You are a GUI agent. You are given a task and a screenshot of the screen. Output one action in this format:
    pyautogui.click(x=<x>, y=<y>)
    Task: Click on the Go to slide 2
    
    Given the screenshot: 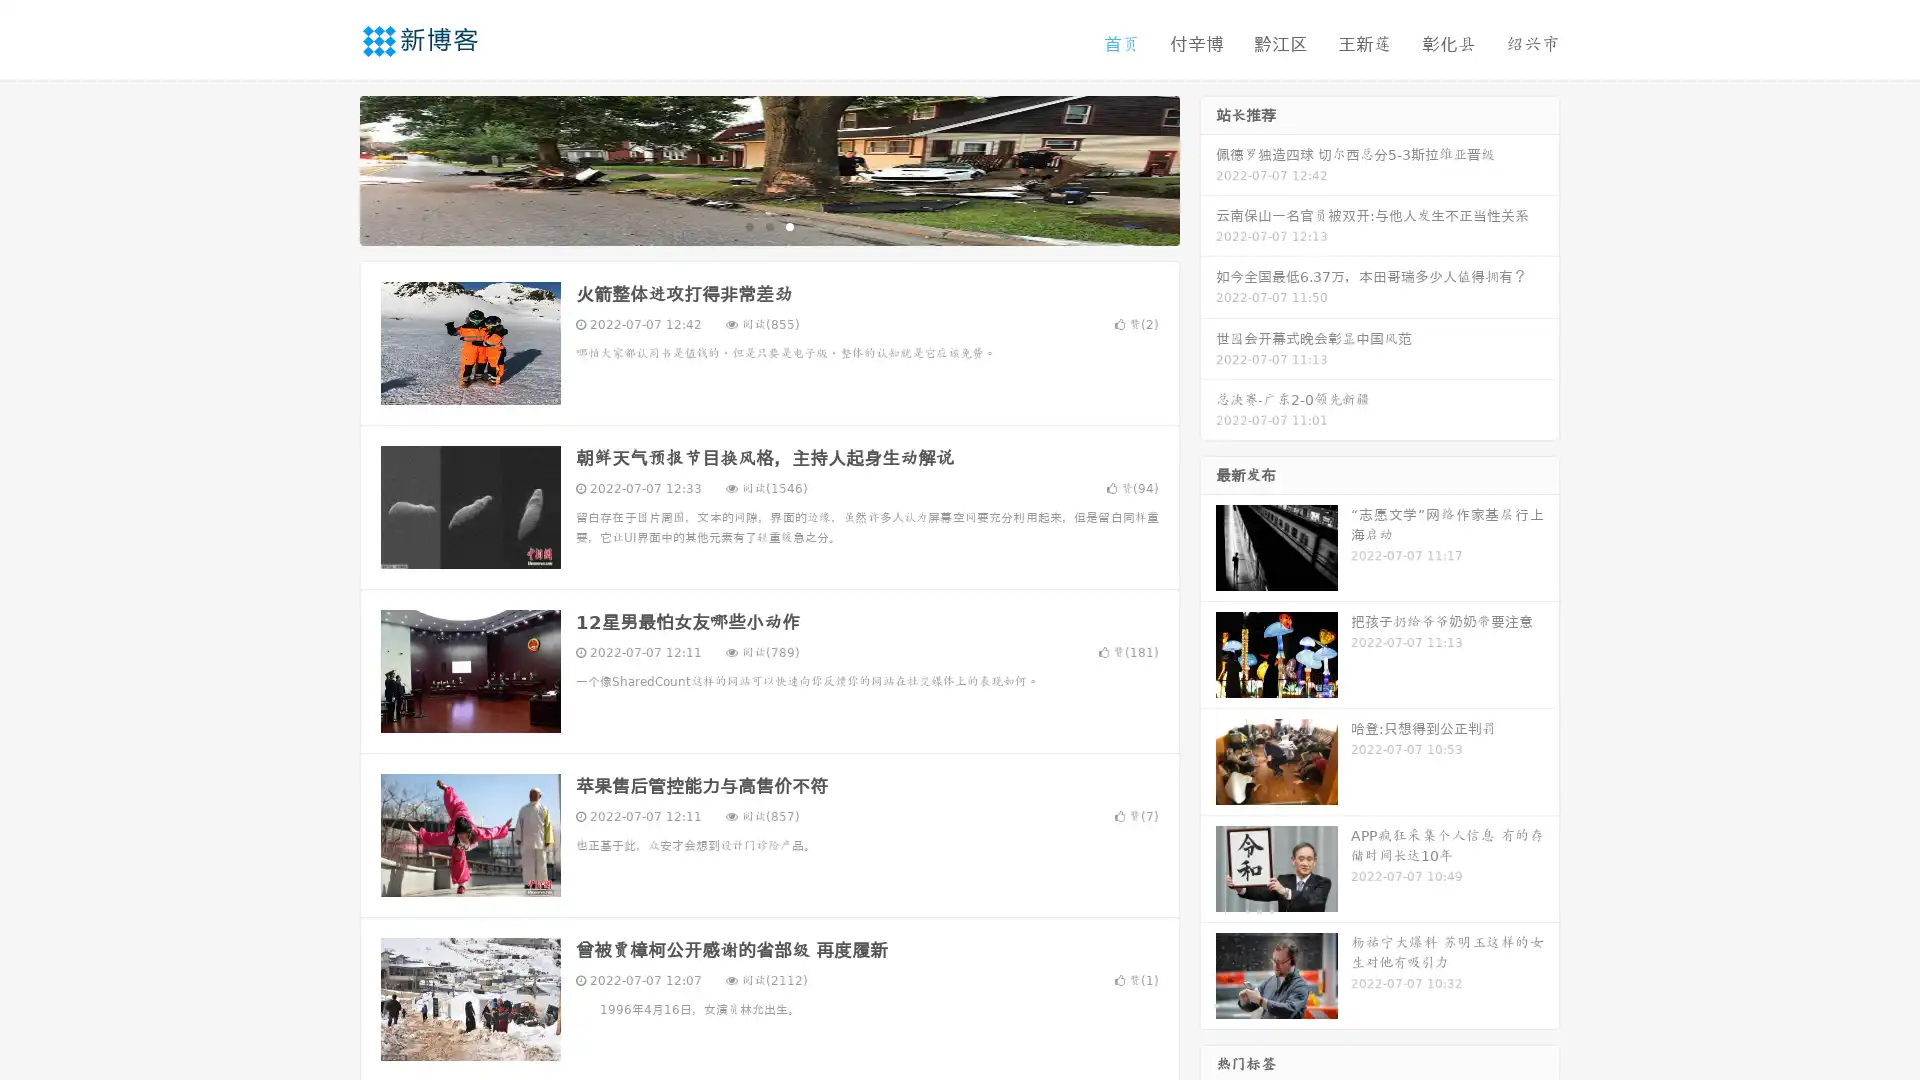 What is the action you would take?
    pyautogui.click(x=768, y=225)
    